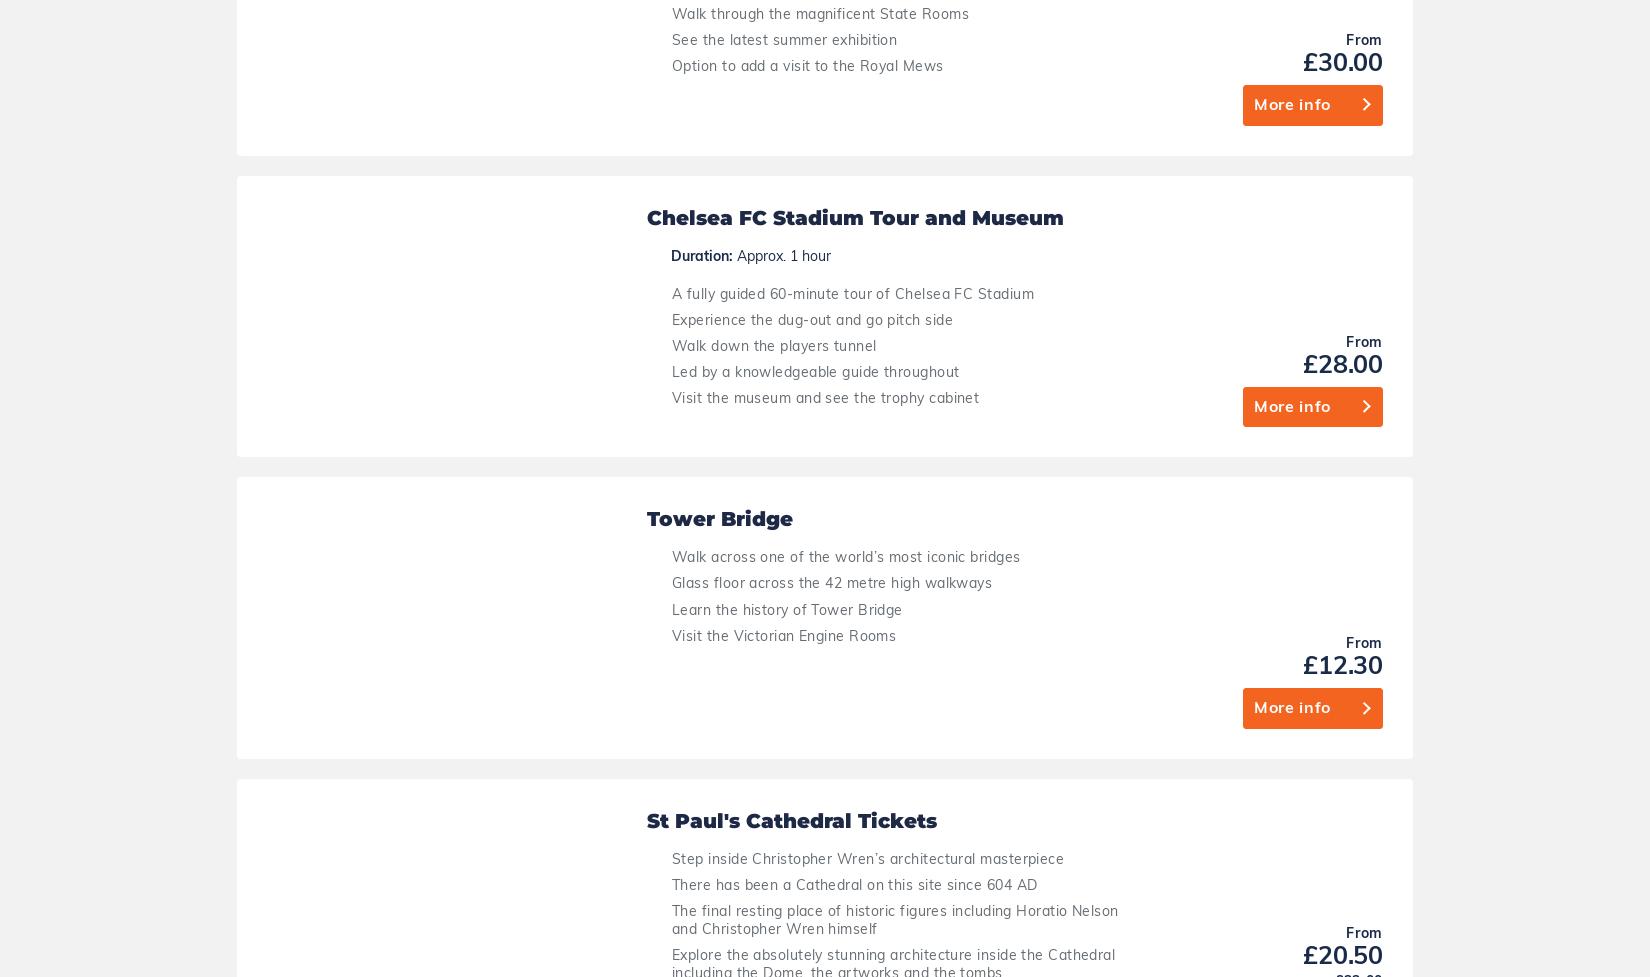 The image size is (1650, 977). Describe the element at coordinates (671, 521) in the screenshot. I see `'The location of the iconic wedding between Prince William and Kate Middleton'` at that location.